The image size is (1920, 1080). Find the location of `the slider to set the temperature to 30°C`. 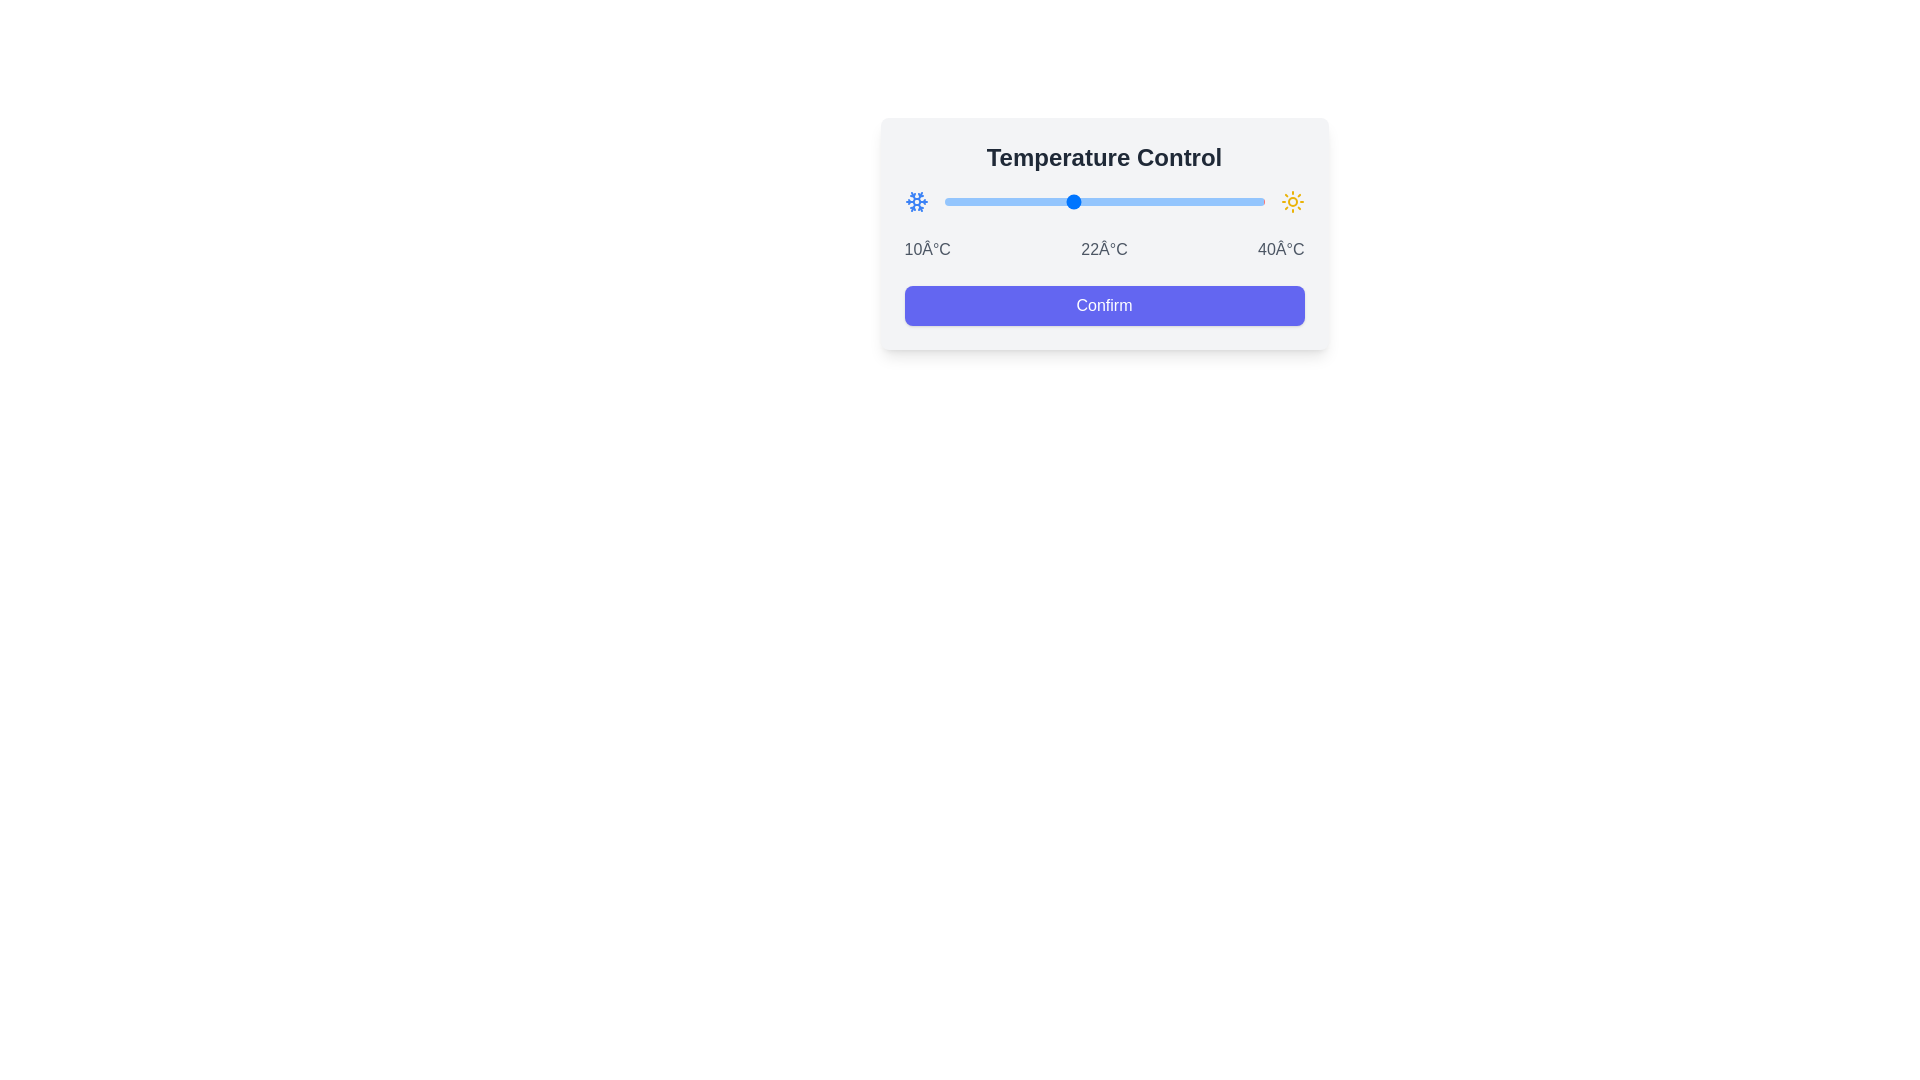

the slider to set the temperature to 30°C is located at coordinates (1157, 201).